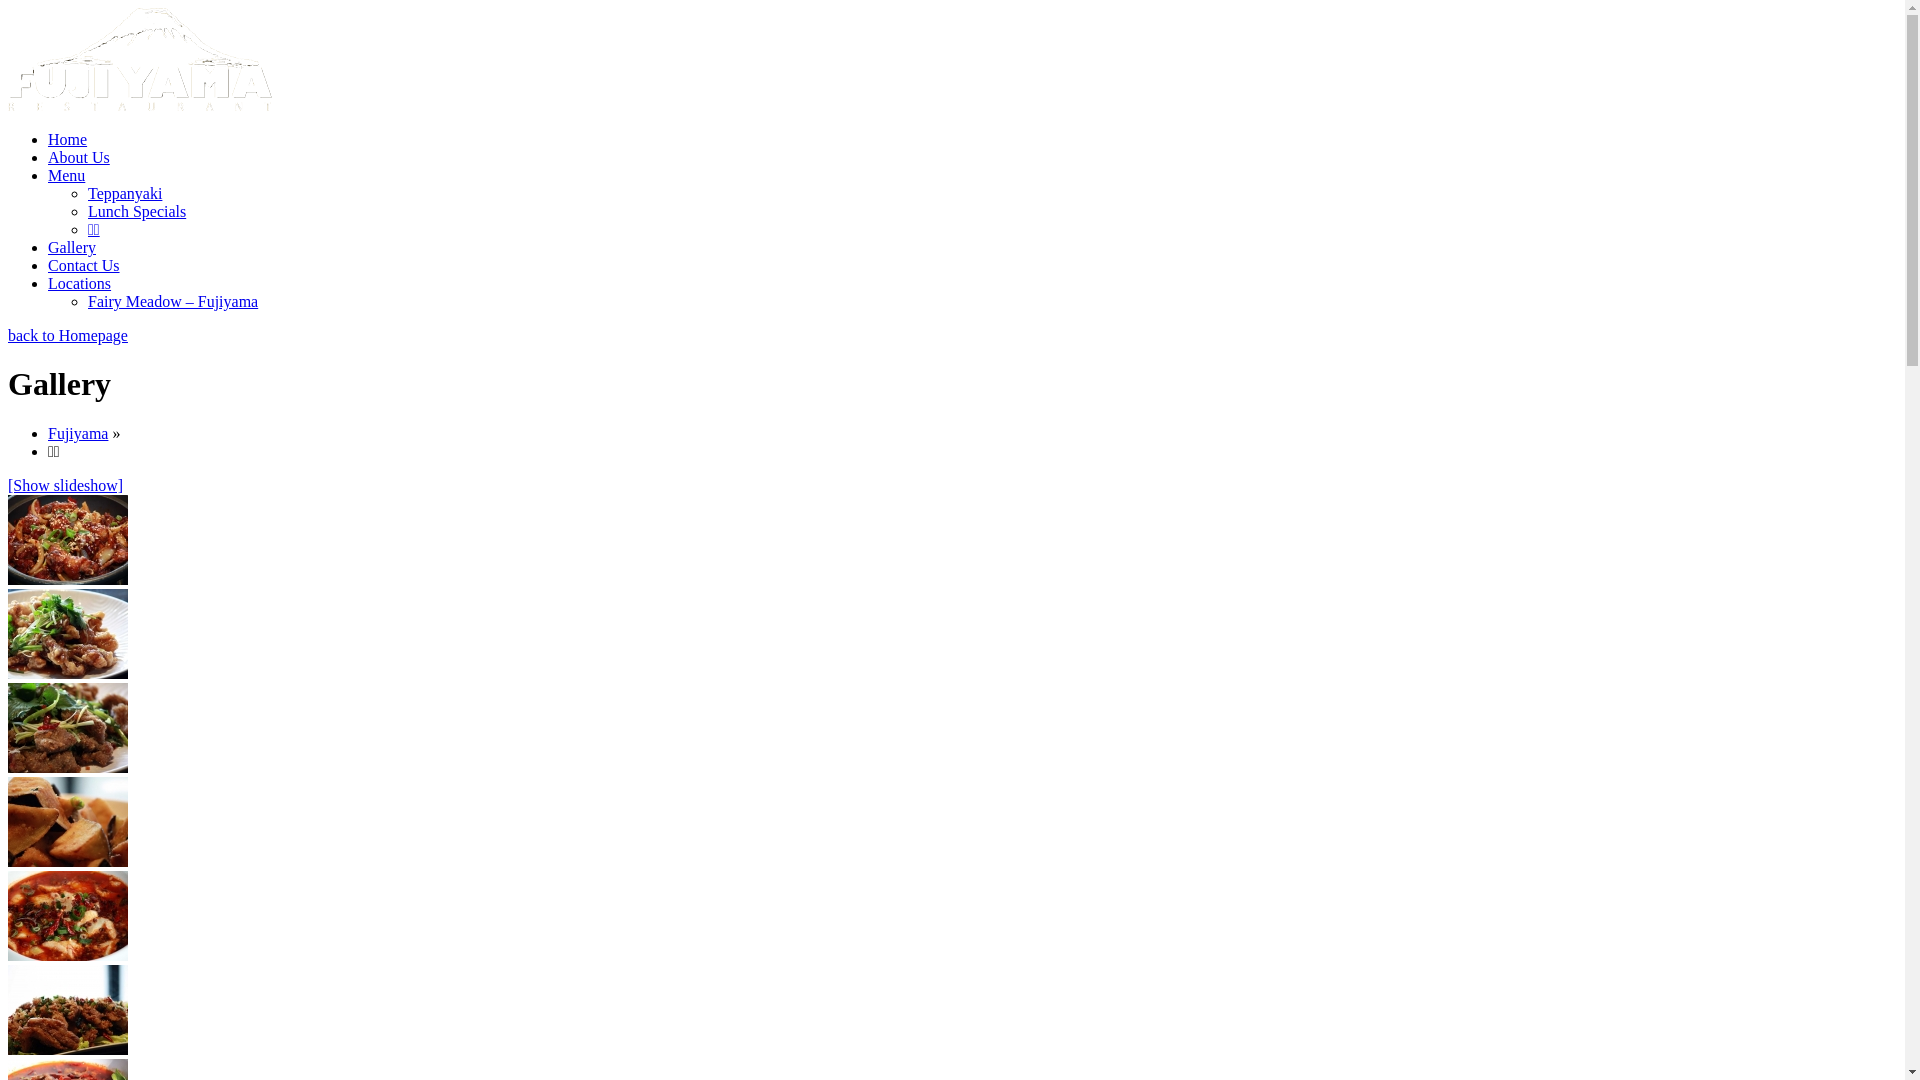 This screenshot has height=1080, width=1920. What do you see at coordinates (48, 264) in the screenshot?
I see `'Contact Us'` at bounding box center [48, 264].